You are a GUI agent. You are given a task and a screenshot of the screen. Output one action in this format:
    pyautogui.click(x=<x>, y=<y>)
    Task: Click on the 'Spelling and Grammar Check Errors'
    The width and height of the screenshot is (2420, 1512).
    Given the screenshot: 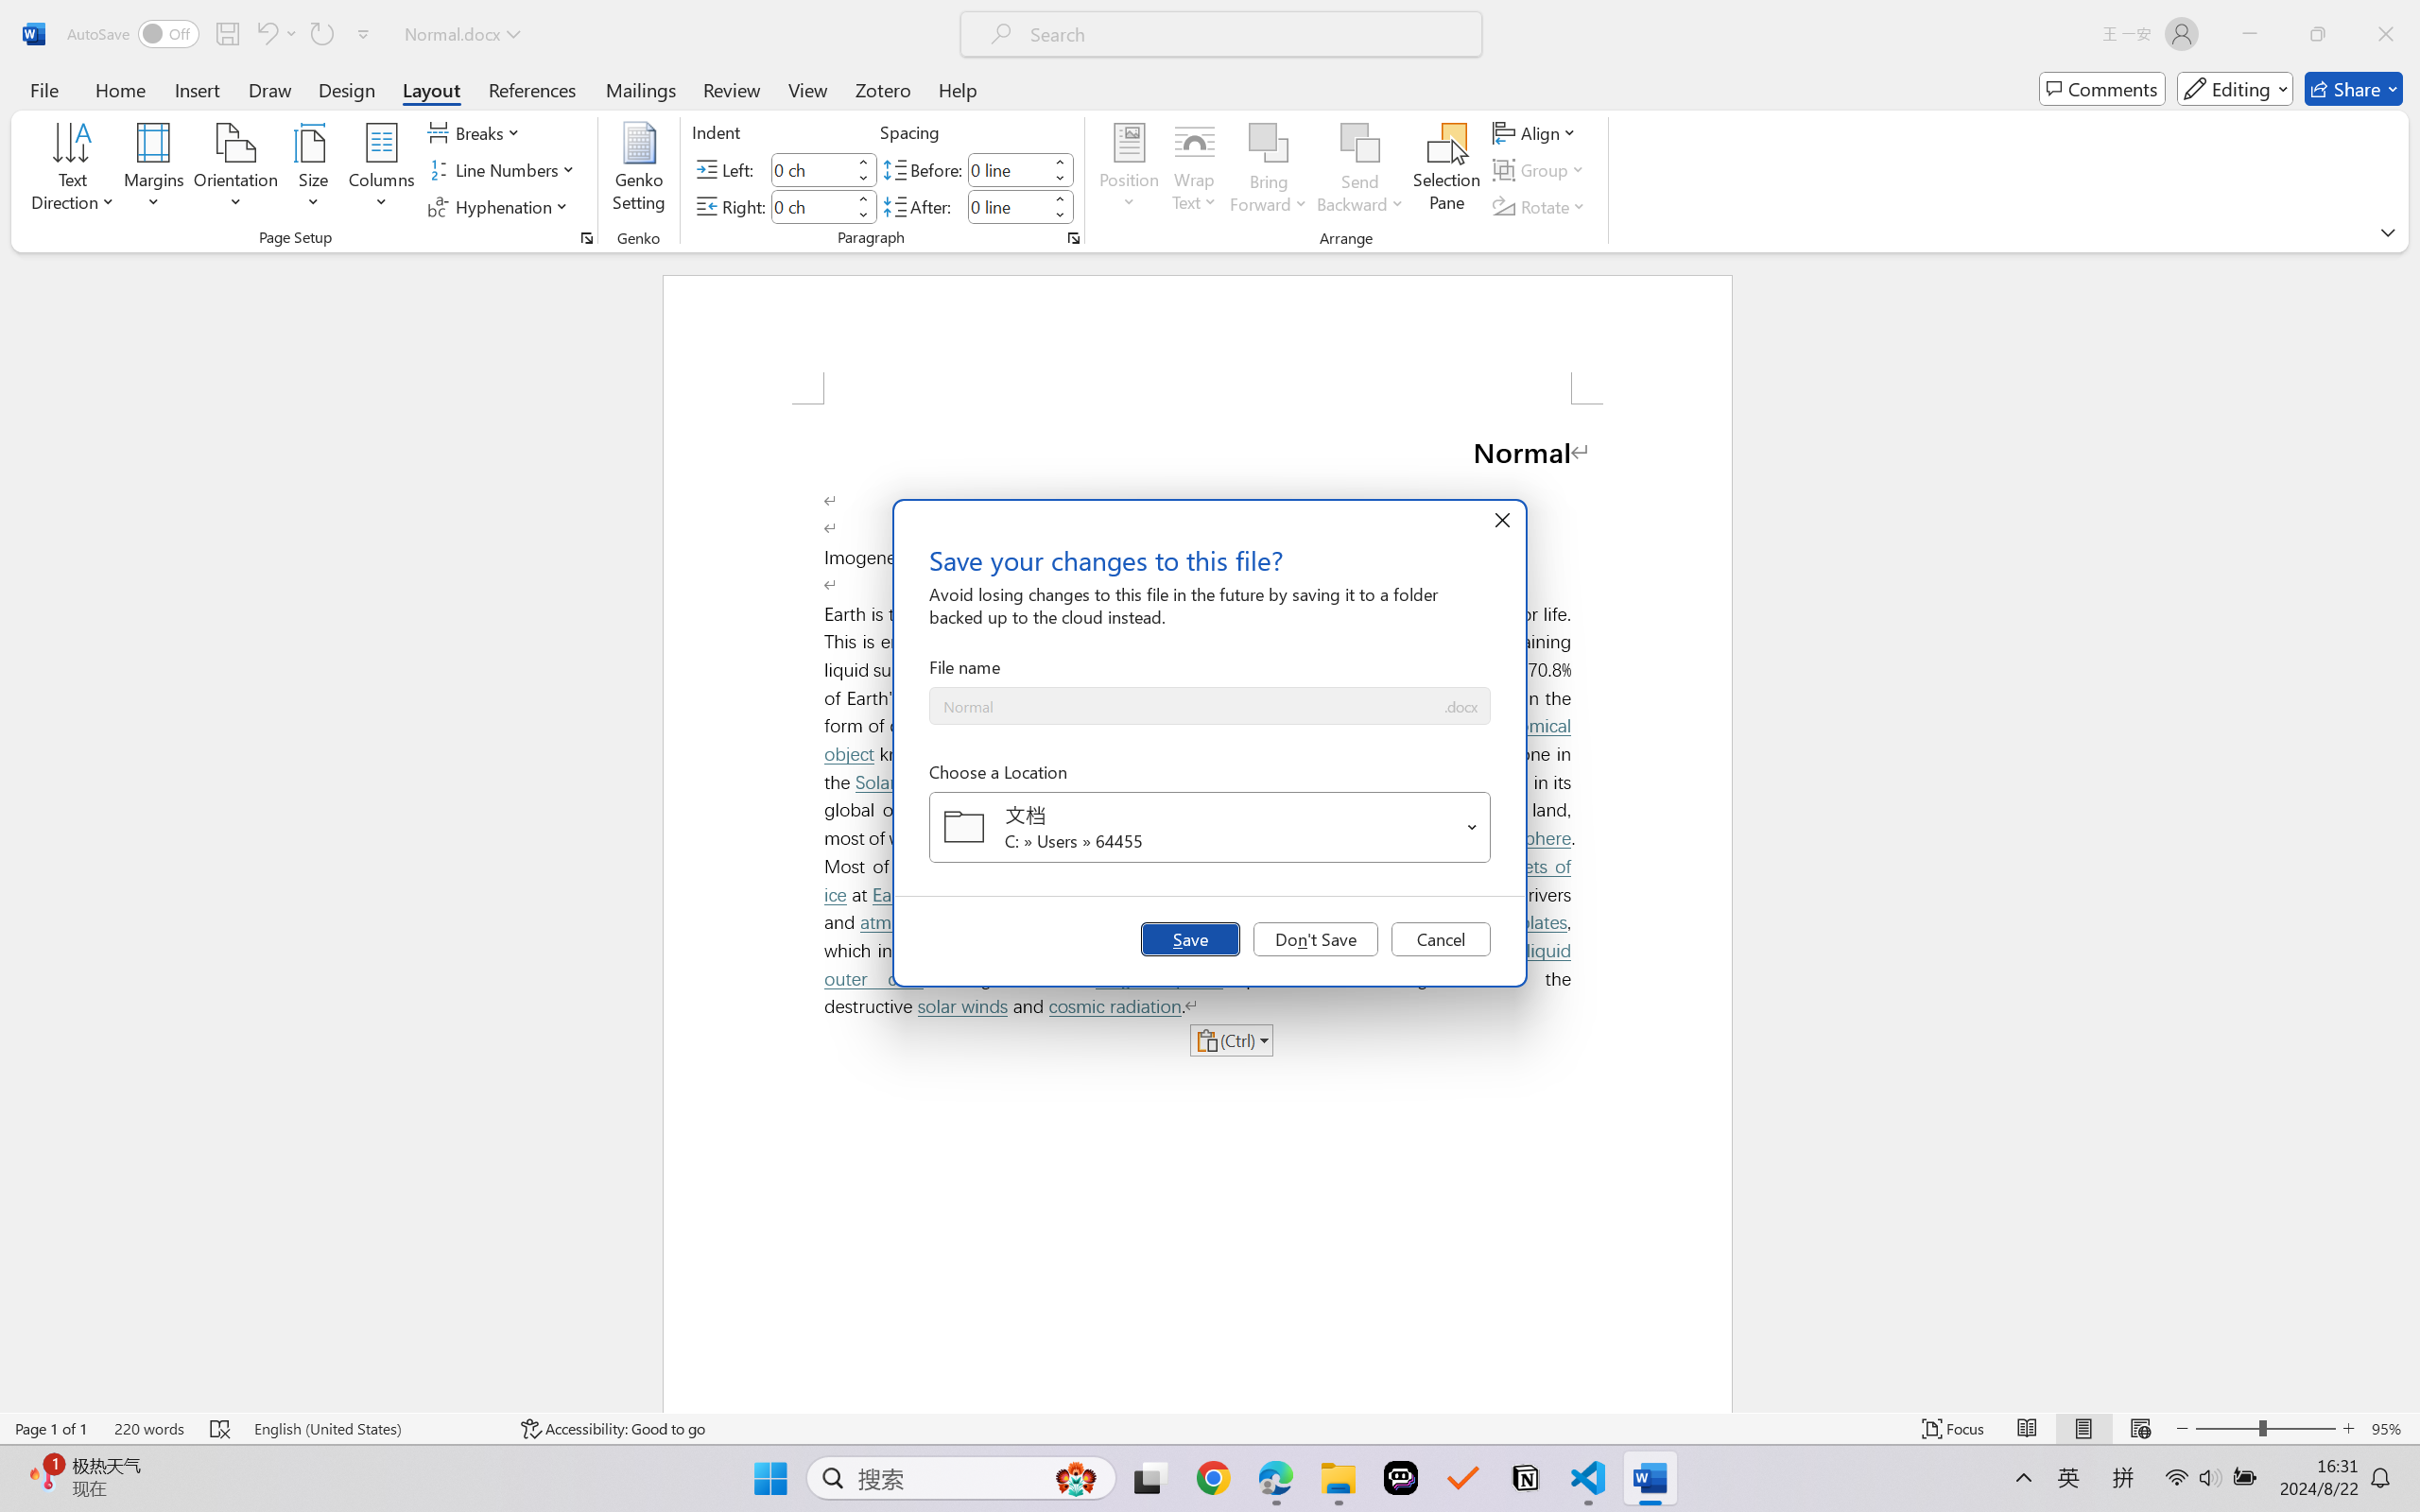 What is the action you would take?
    pyautogui.click(x=220, y=1428)
    